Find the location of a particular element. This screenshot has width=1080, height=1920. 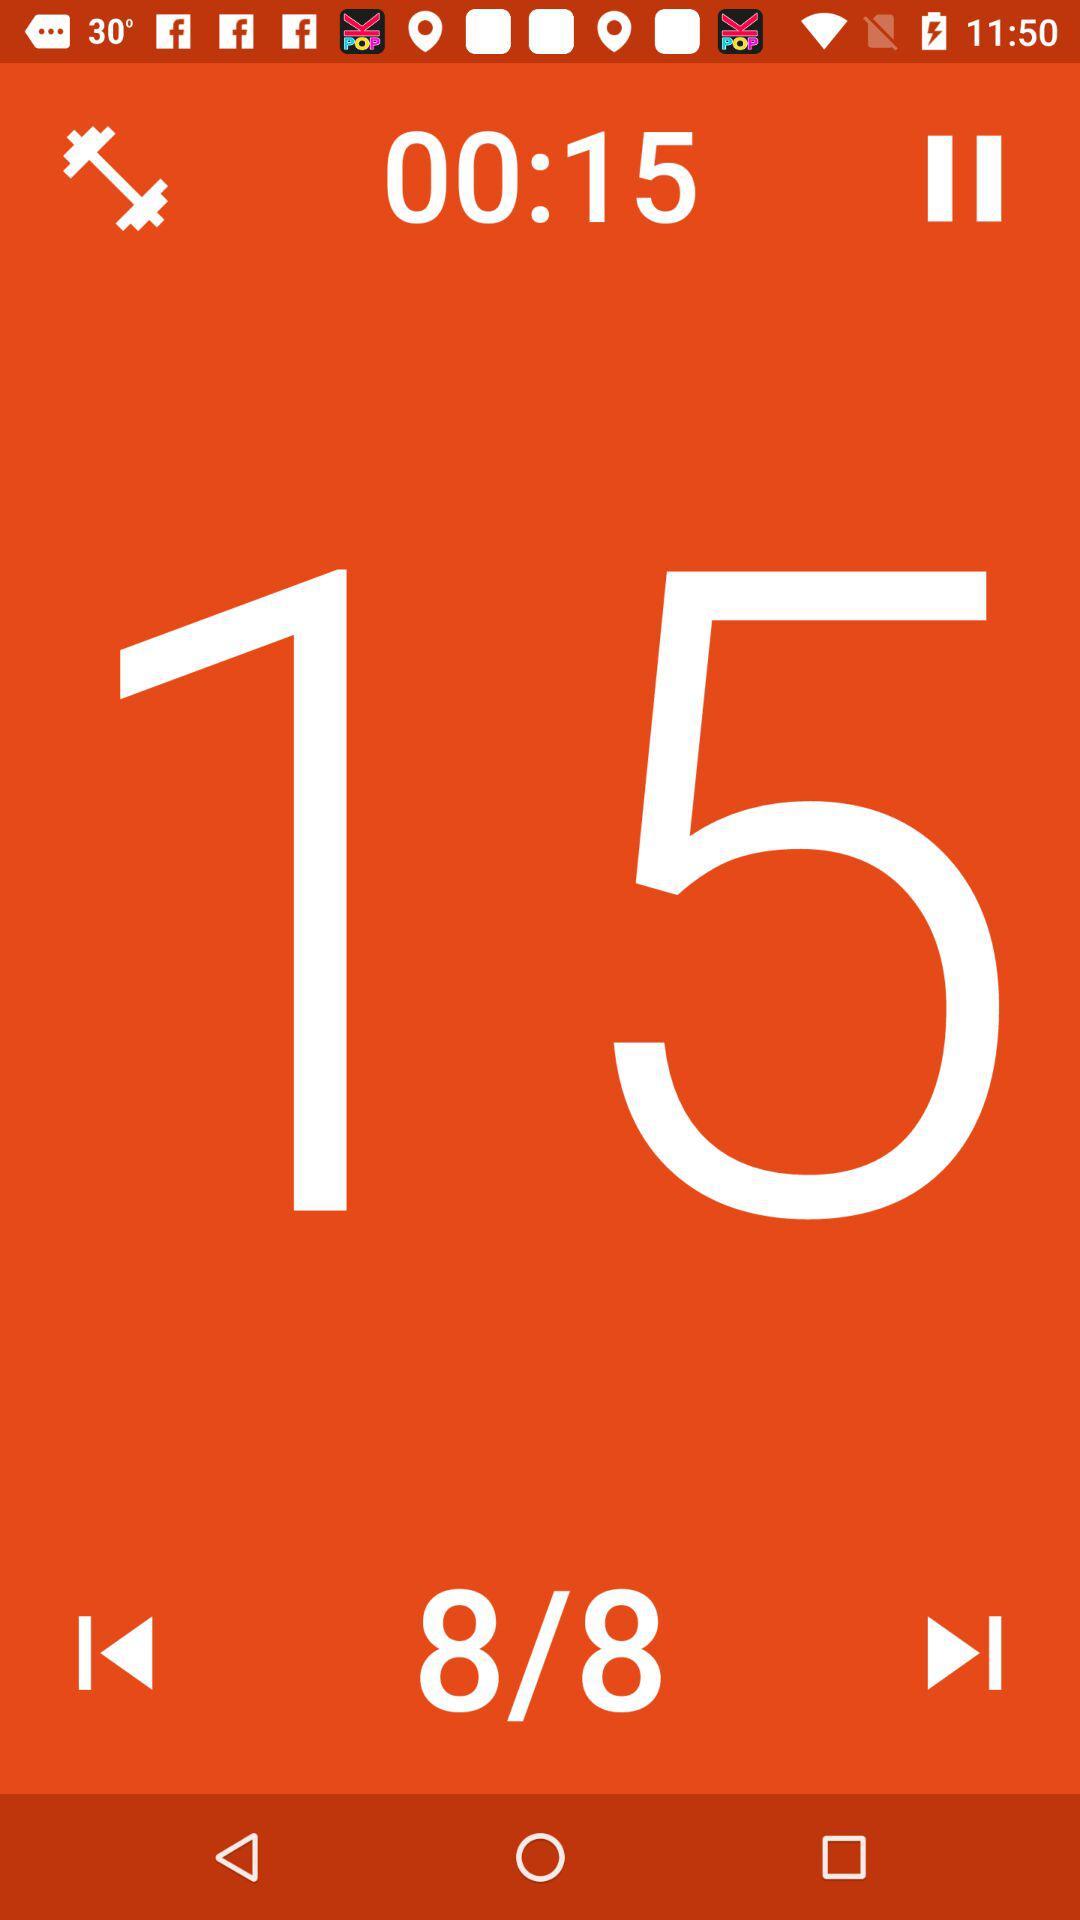

the item to the right of the 8/8 is located at coordinates (963, 1652).